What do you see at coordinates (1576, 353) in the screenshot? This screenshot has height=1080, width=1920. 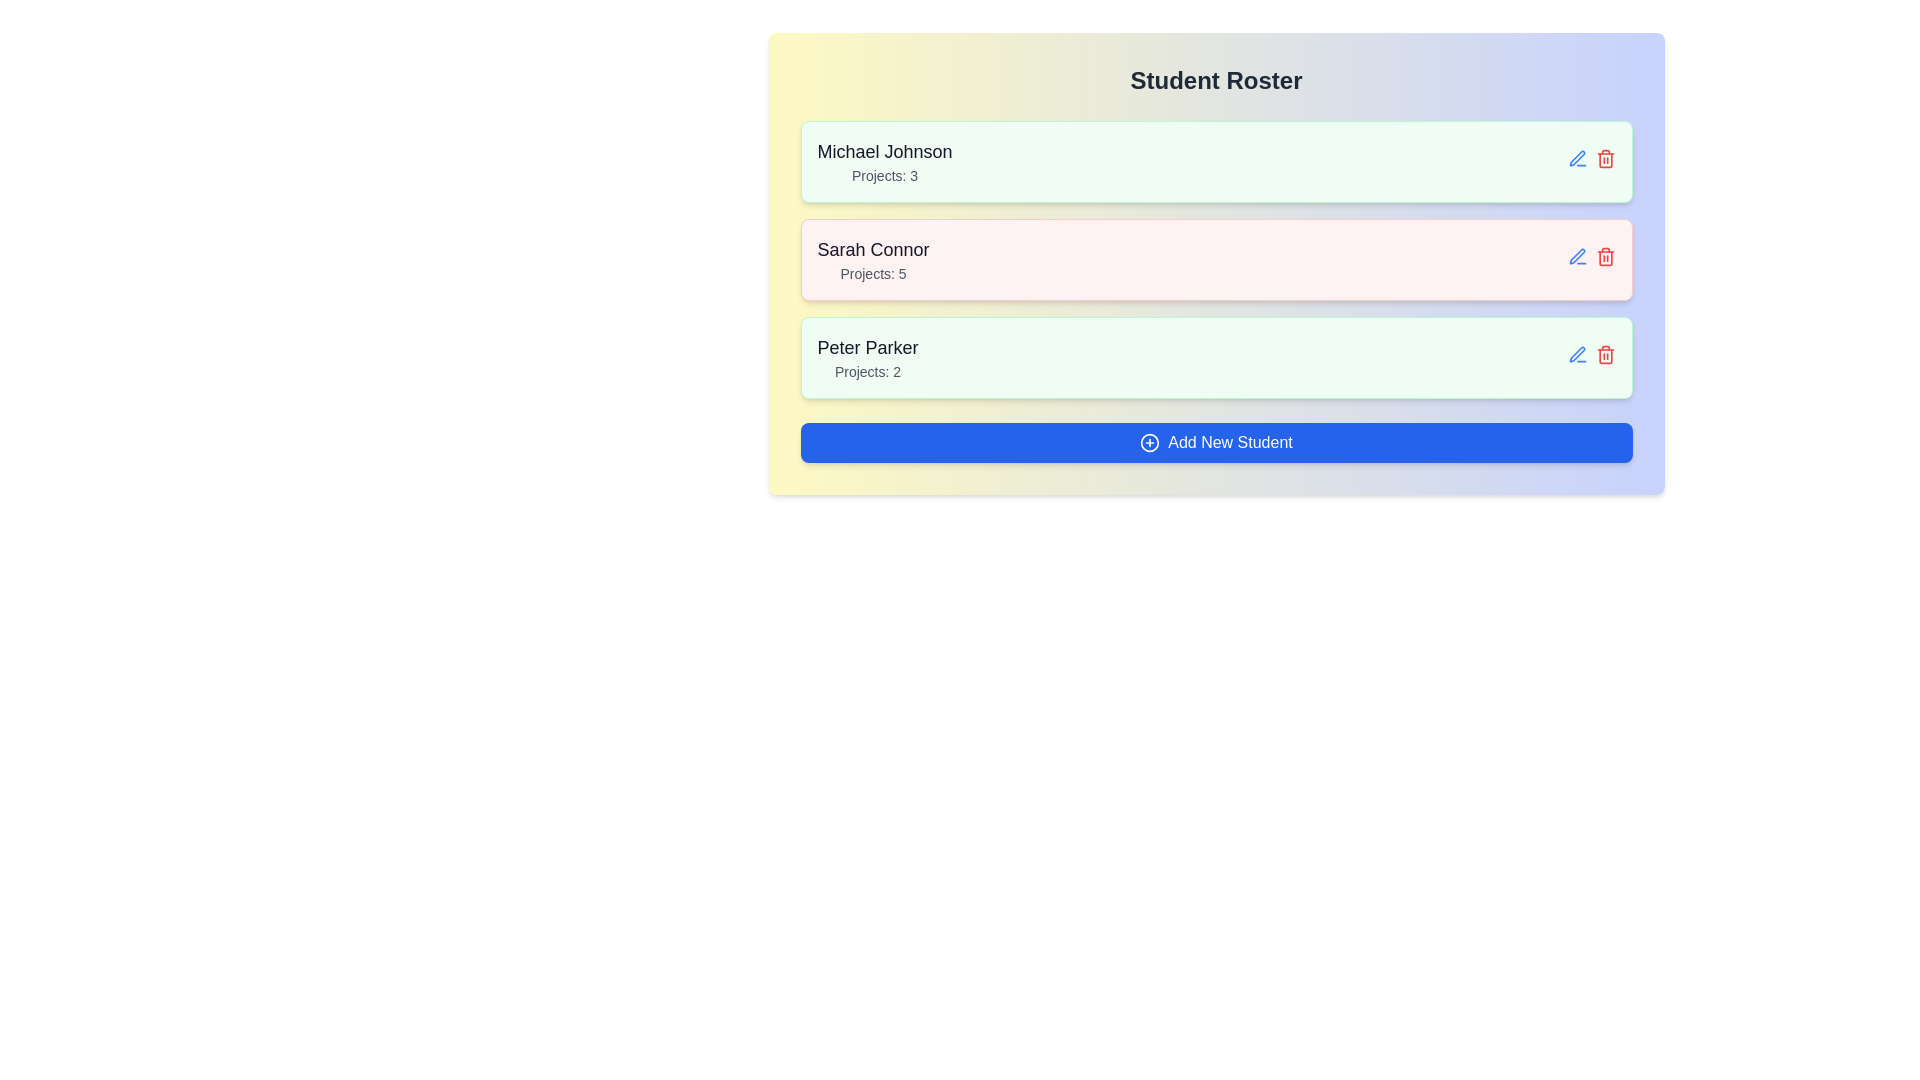 I see `the edit button for Peter Parker` at bounding box center [1576, 353].